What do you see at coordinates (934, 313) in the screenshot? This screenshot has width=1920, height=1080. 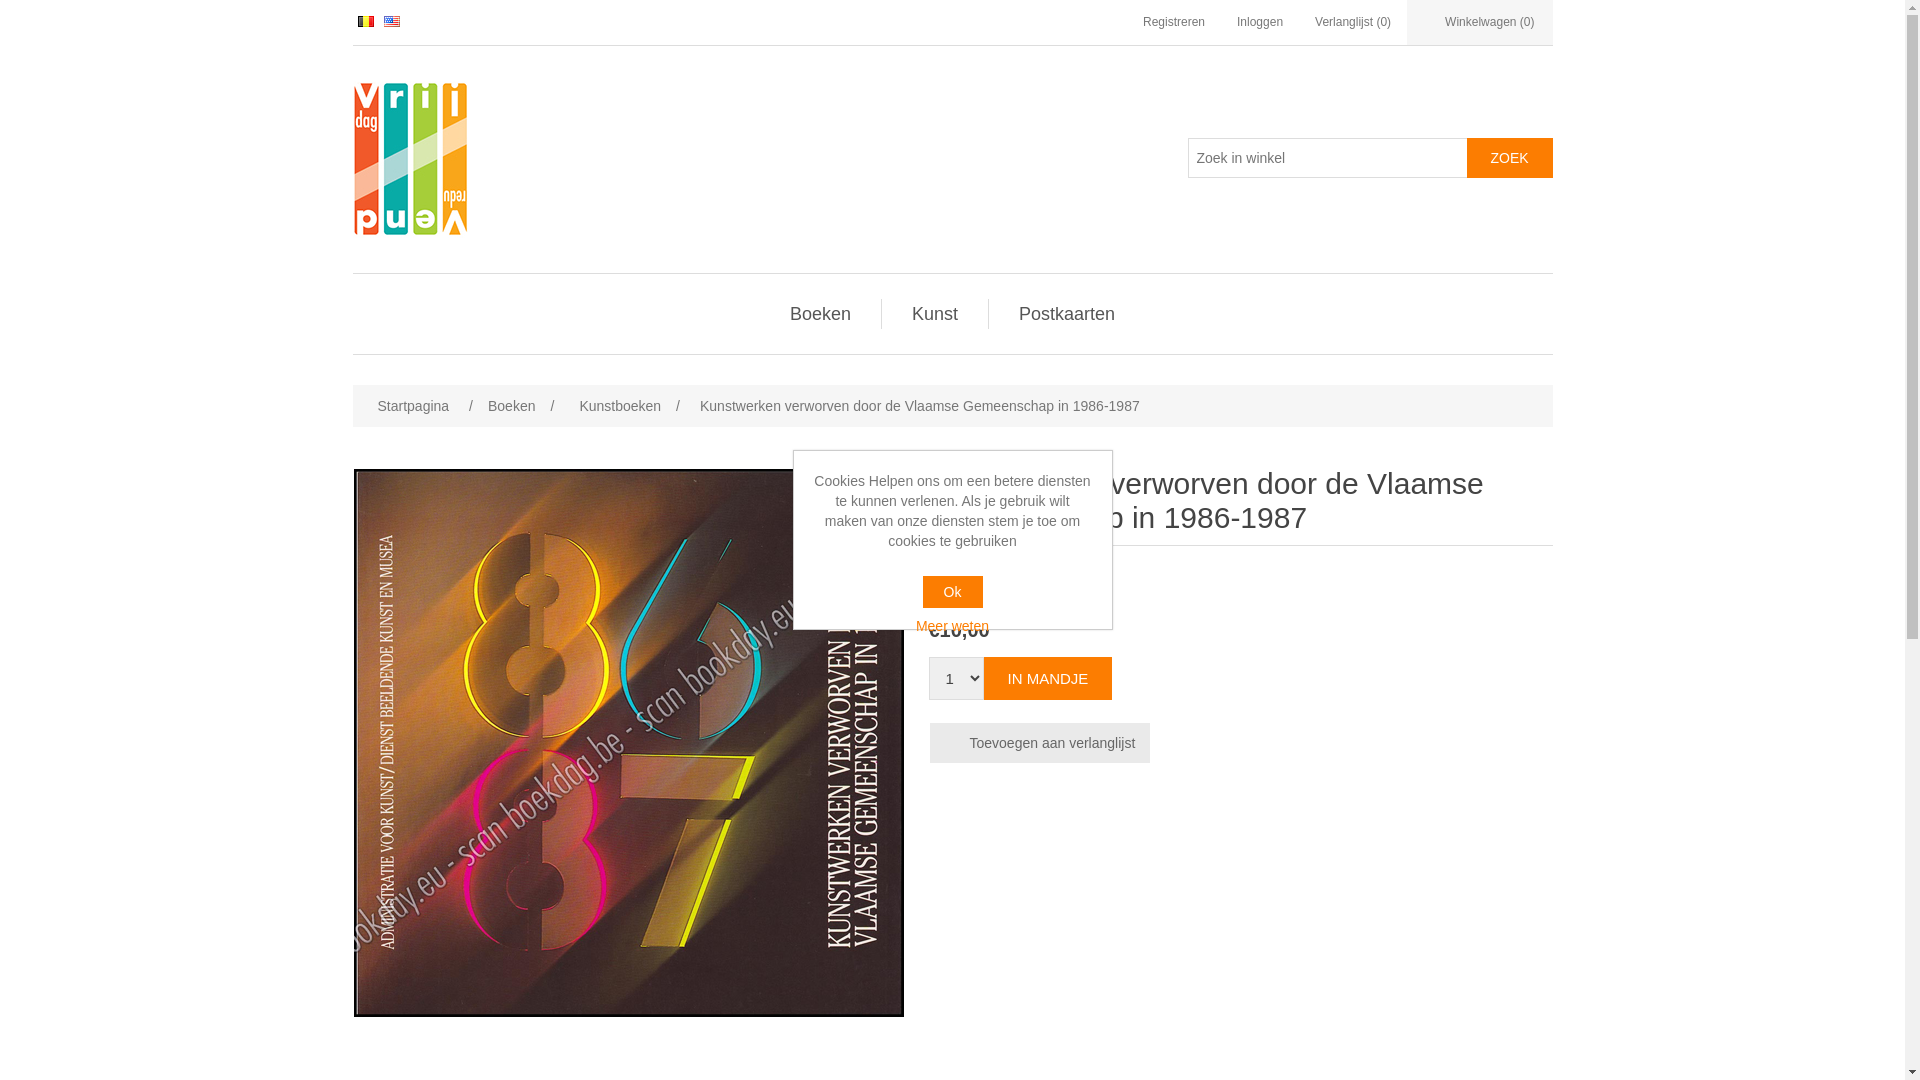 I see `'Kunst'` at bounding box center [934, 313].